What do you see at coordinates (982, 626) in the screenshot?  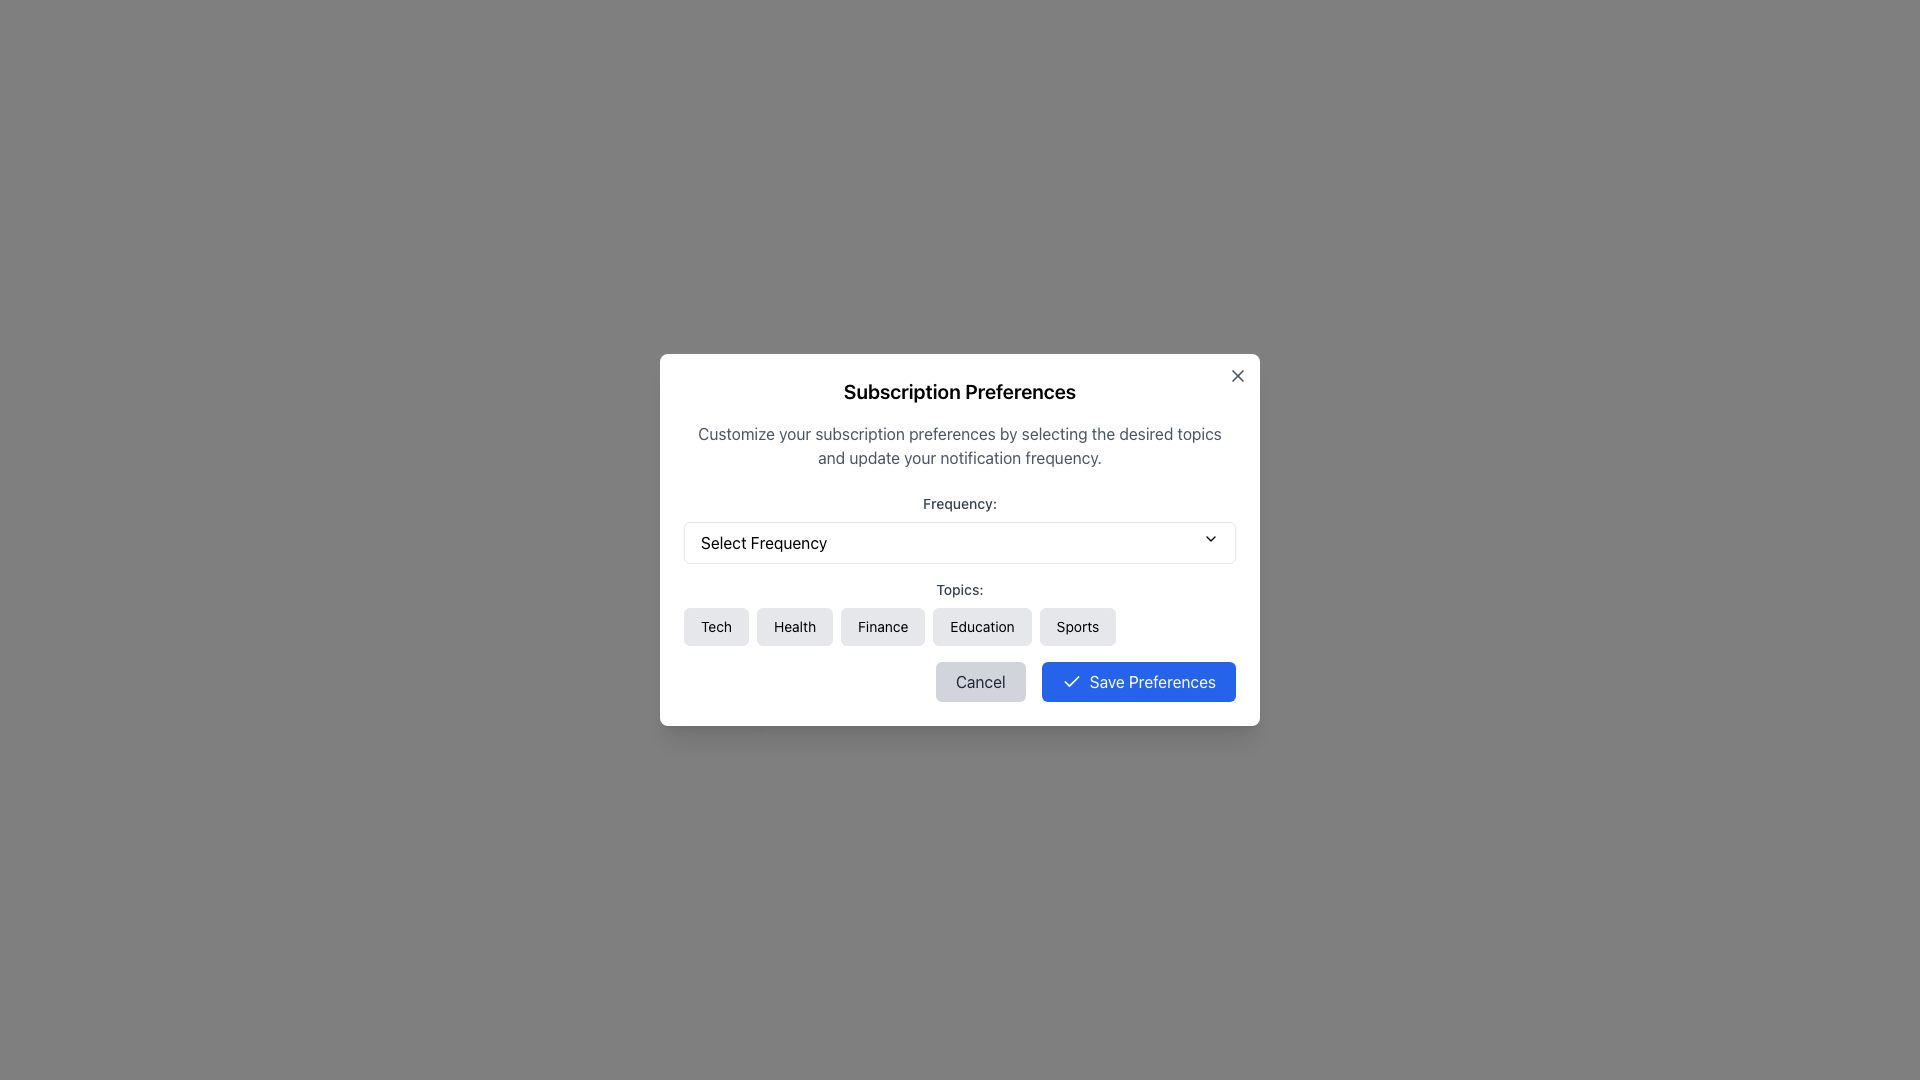 I see `the 'Education' button, which is a rectangular button with a light gray background and located as the fourth button in a horizontal row of topic buttons` at bounding box center [982, 626].